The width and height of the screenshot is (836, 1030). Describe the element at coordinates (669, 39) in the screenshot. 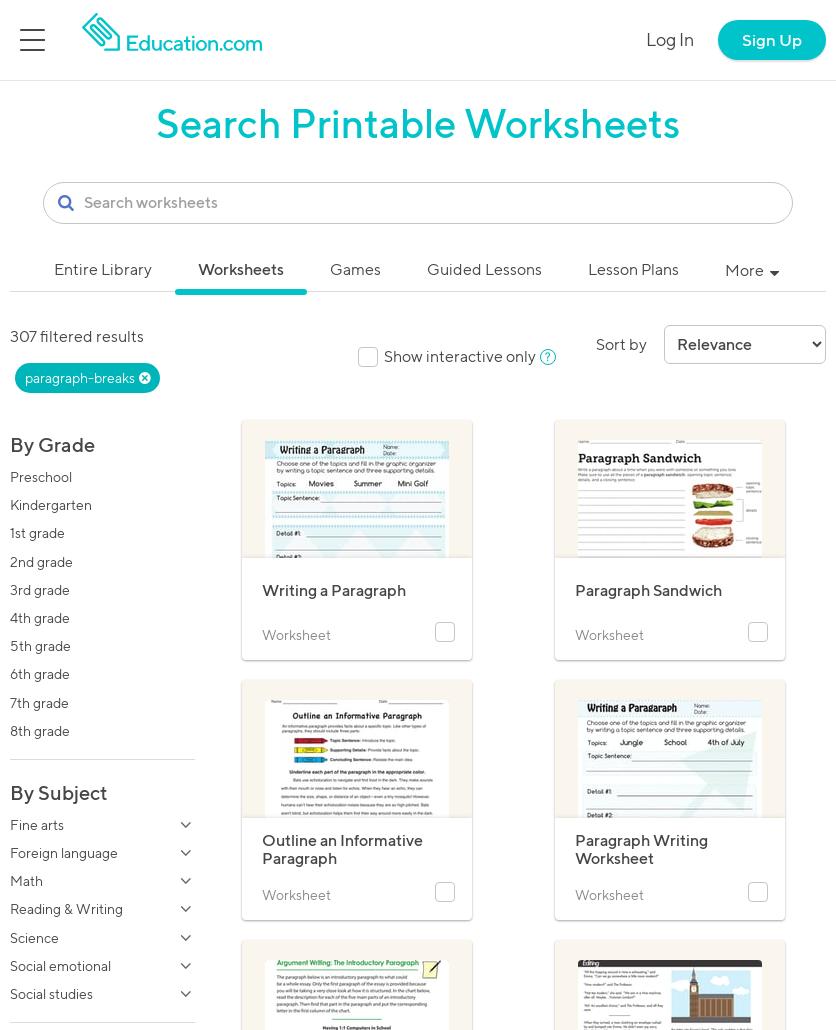

I see `'Log In'` at that location.